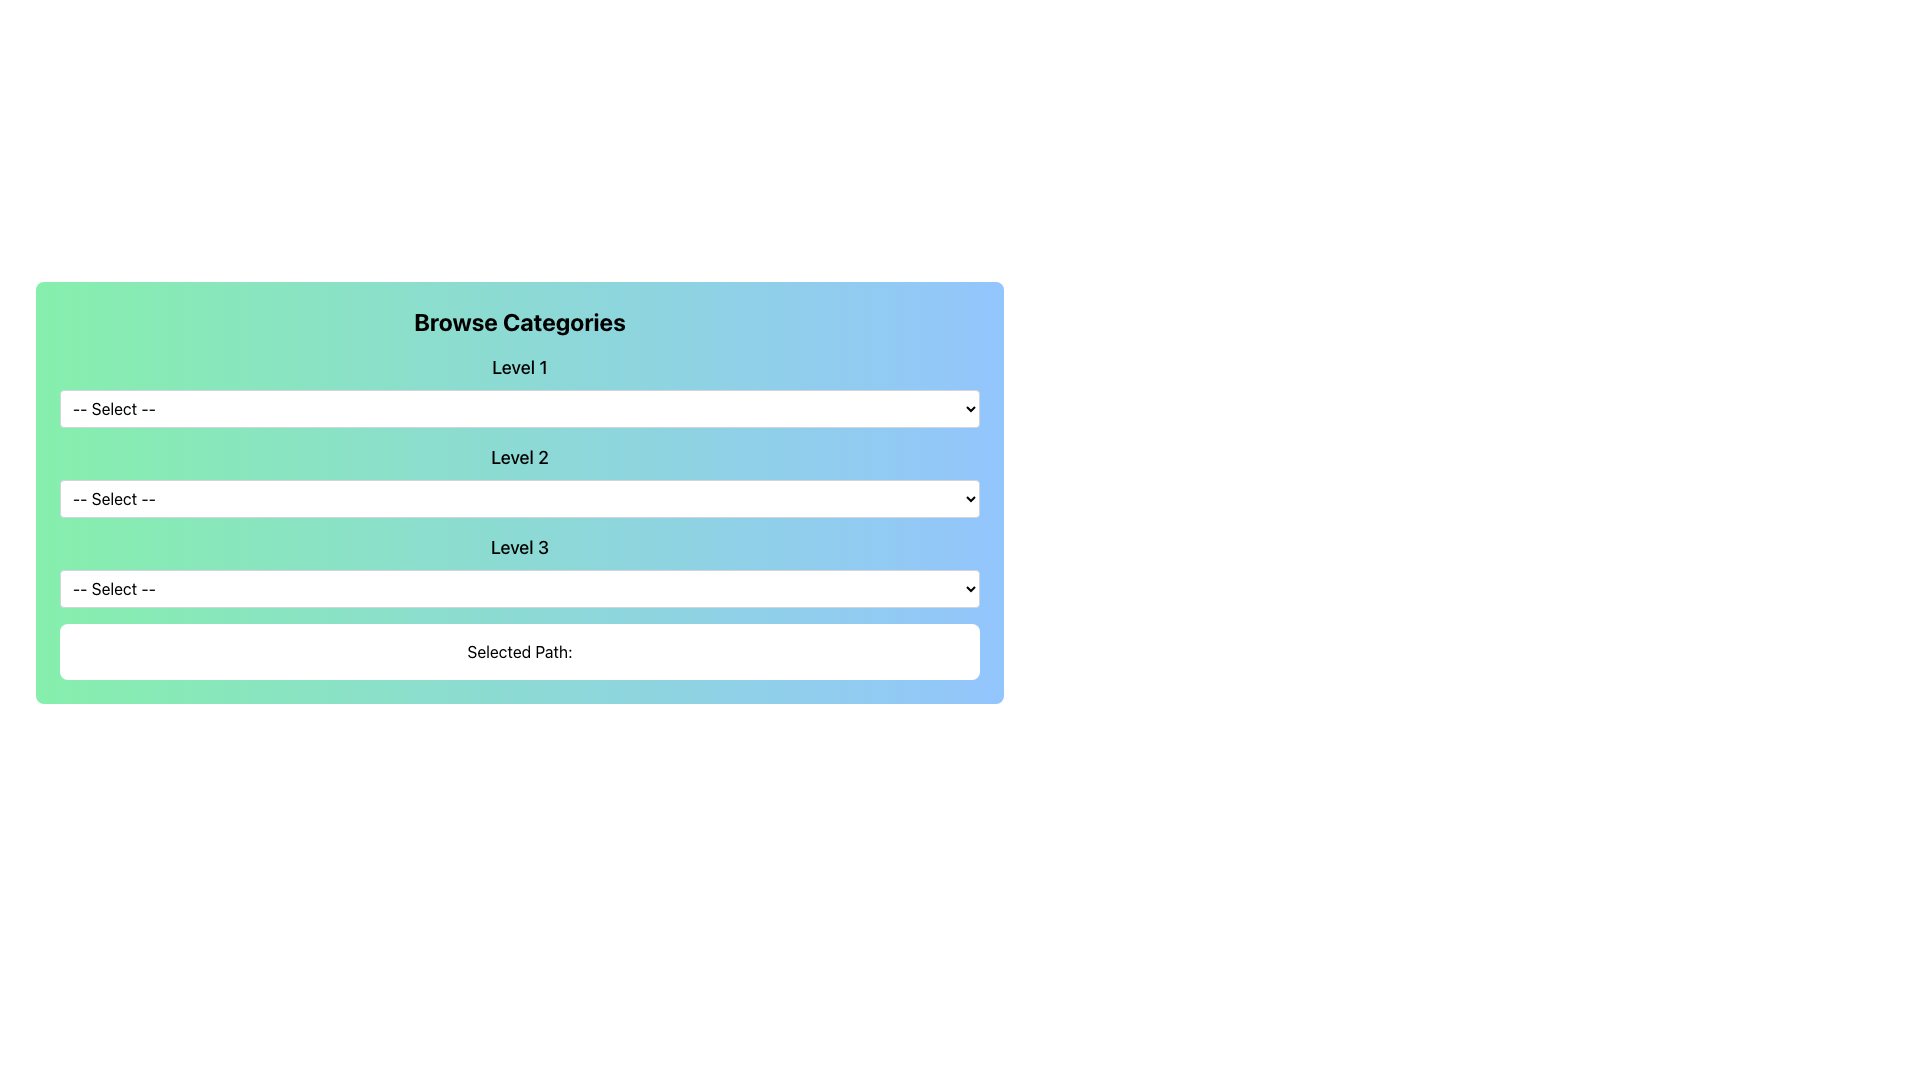  I want to click on the 'Level 1' dropdown menu, so click(519, 390).